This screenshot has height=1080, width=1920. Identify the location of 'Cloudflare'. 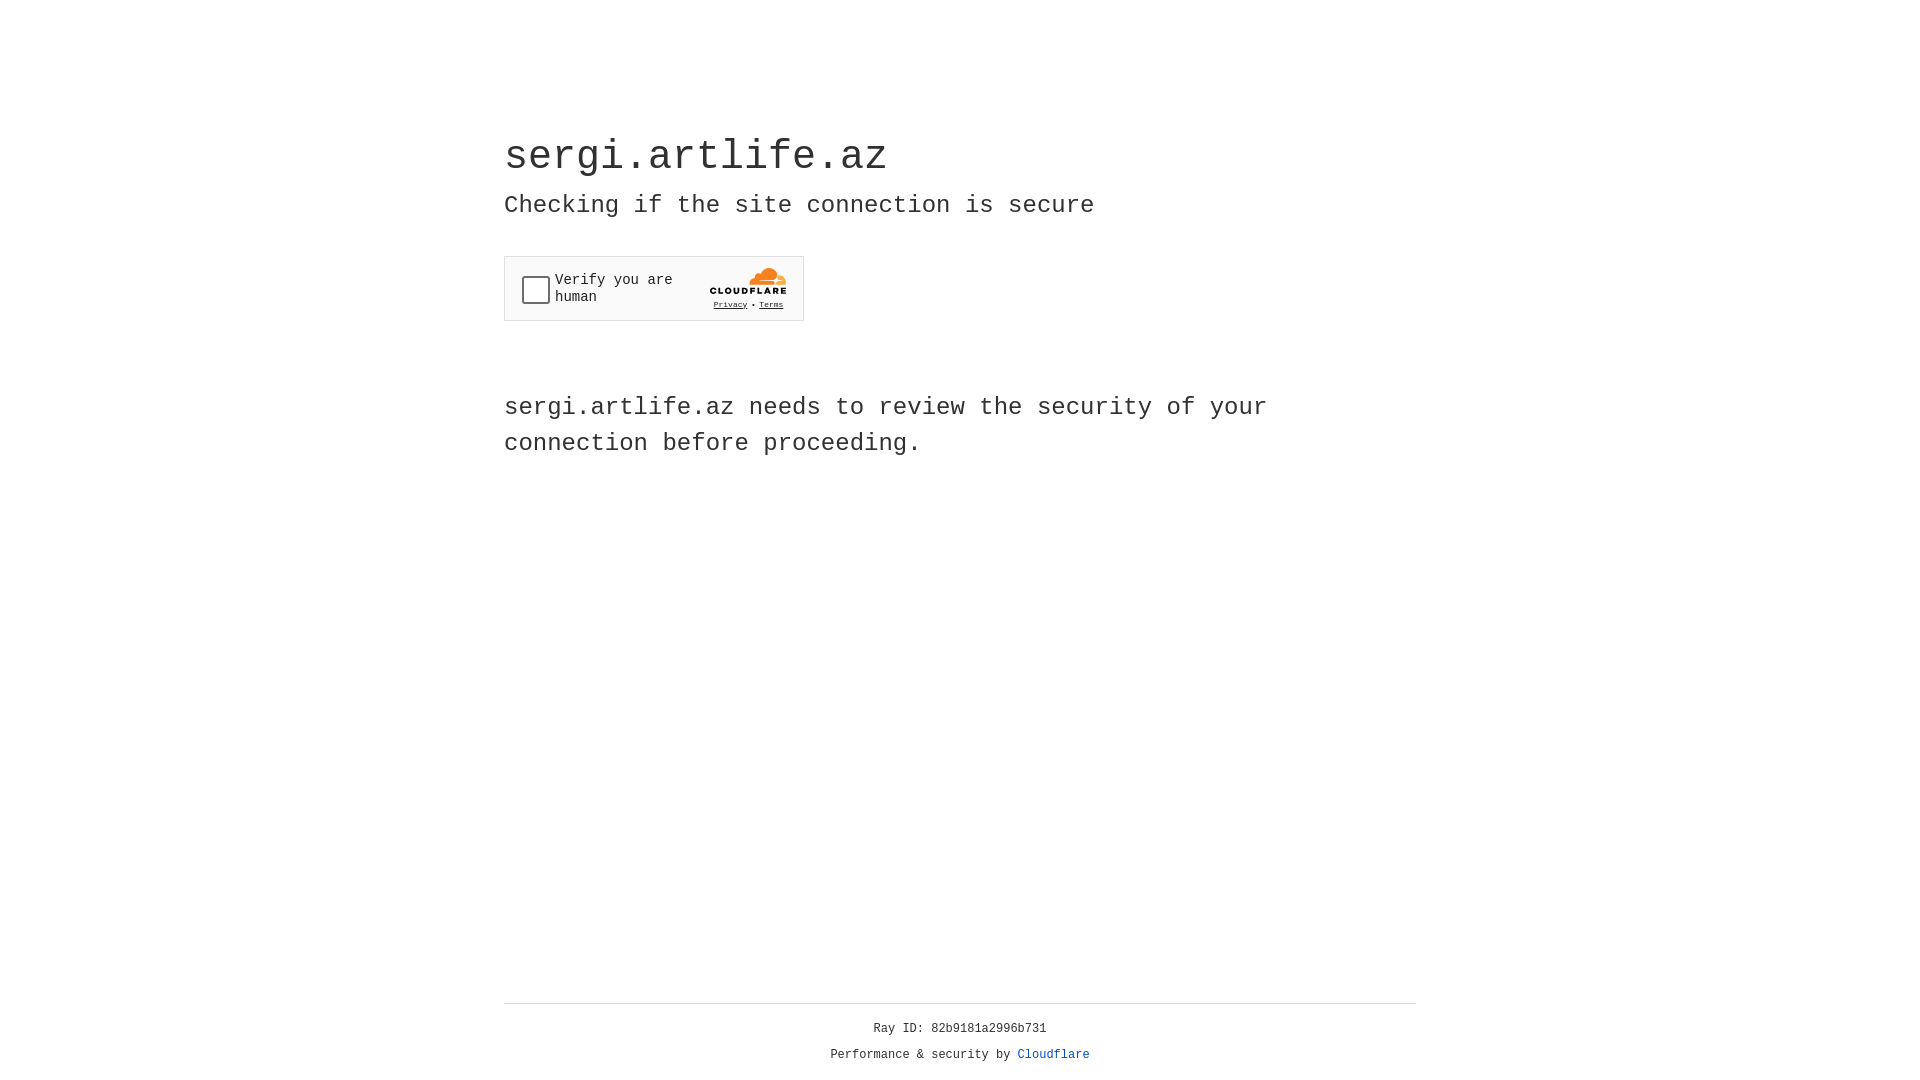
(1053, 1054).